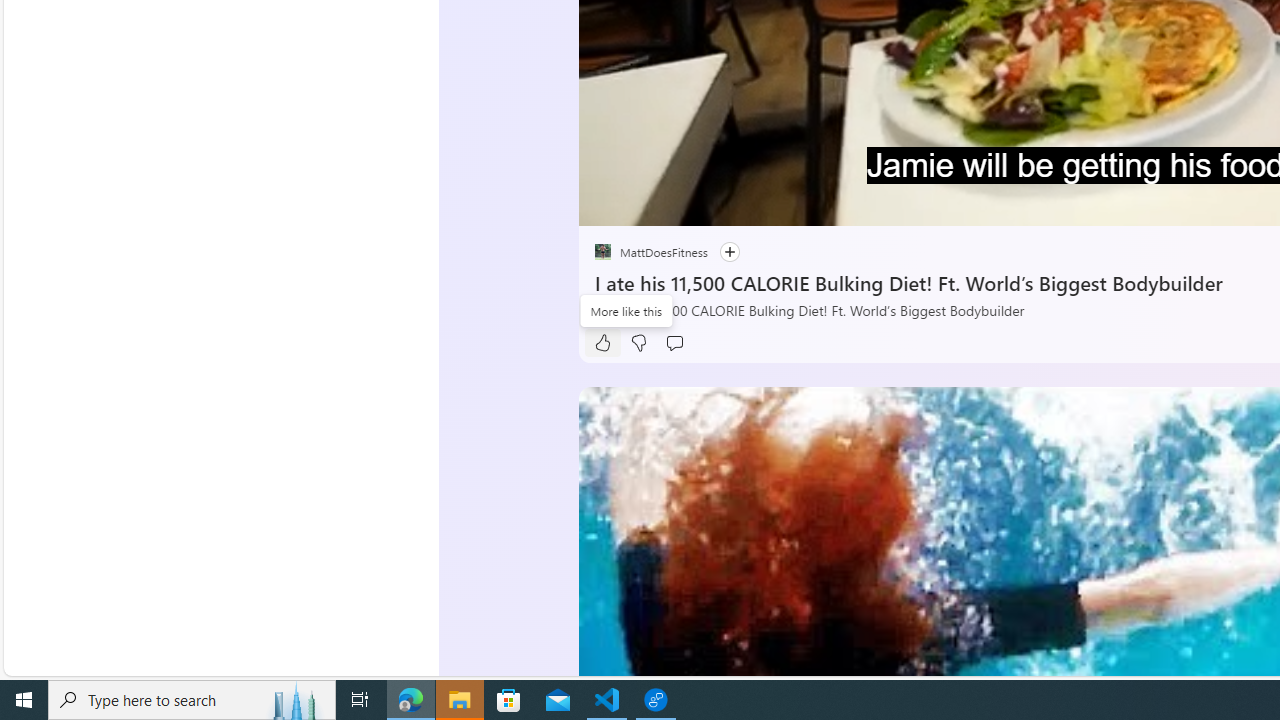  Describe the element at coordinates (673, 342) in the screenshot. I see `'Start the conversation'` at that location.